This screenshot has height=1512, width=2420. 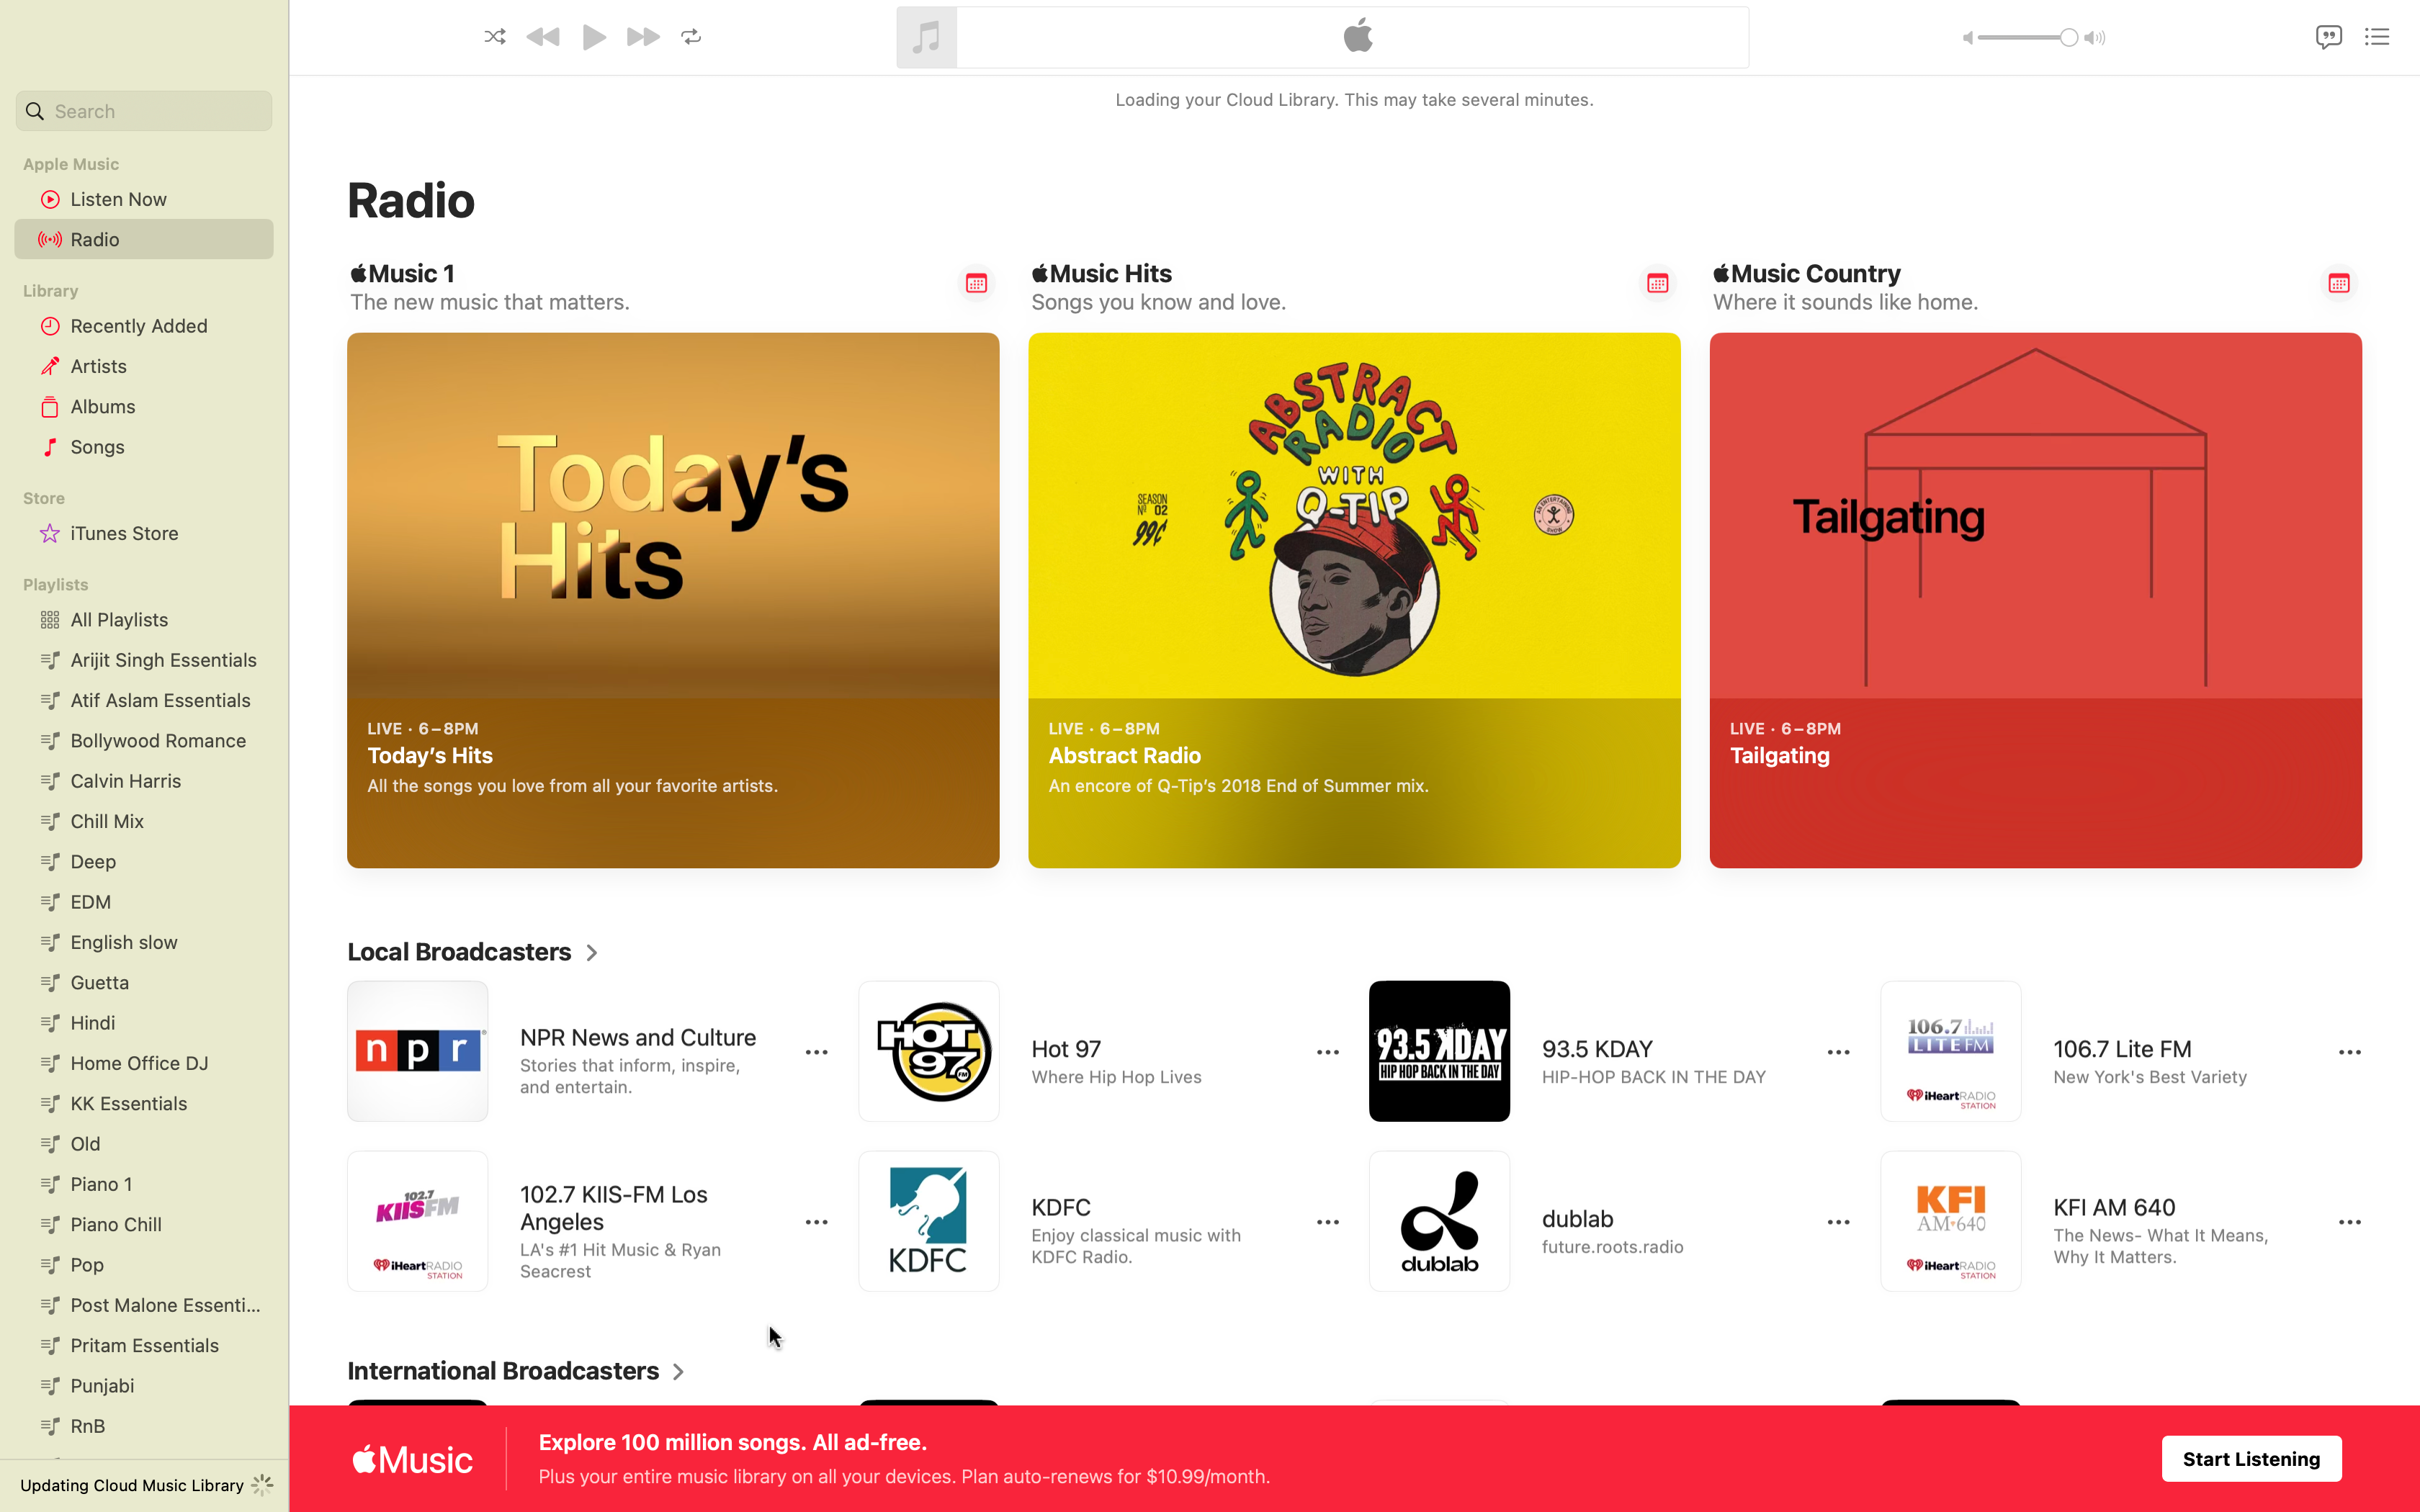 I want to click on a prompt for the song called "Music 1, so click(x=976, y=282).